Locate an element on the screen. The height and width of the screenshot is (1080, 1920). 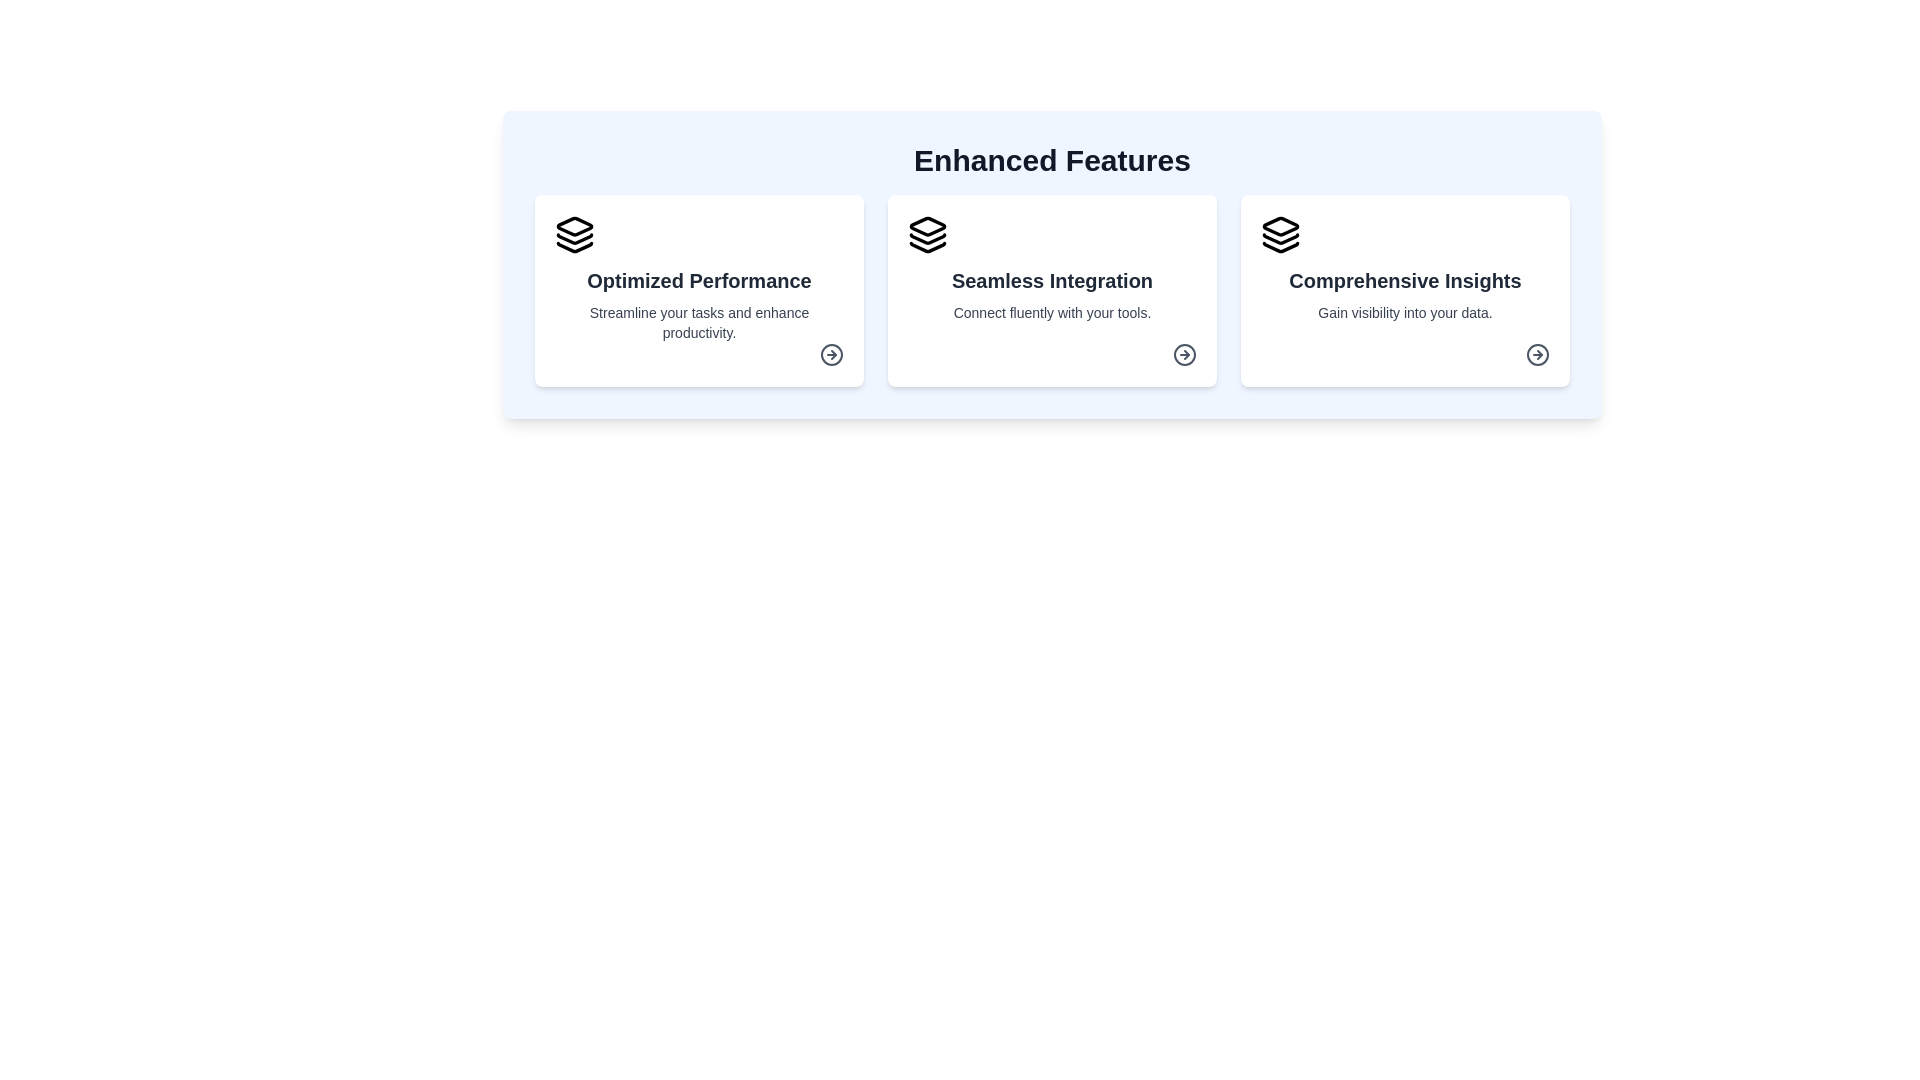
the diamond-shaped icon that is part of the card labeled 'Seamless Integration' in the 'Enhanced Features' section is located at coordinates (926, 225).